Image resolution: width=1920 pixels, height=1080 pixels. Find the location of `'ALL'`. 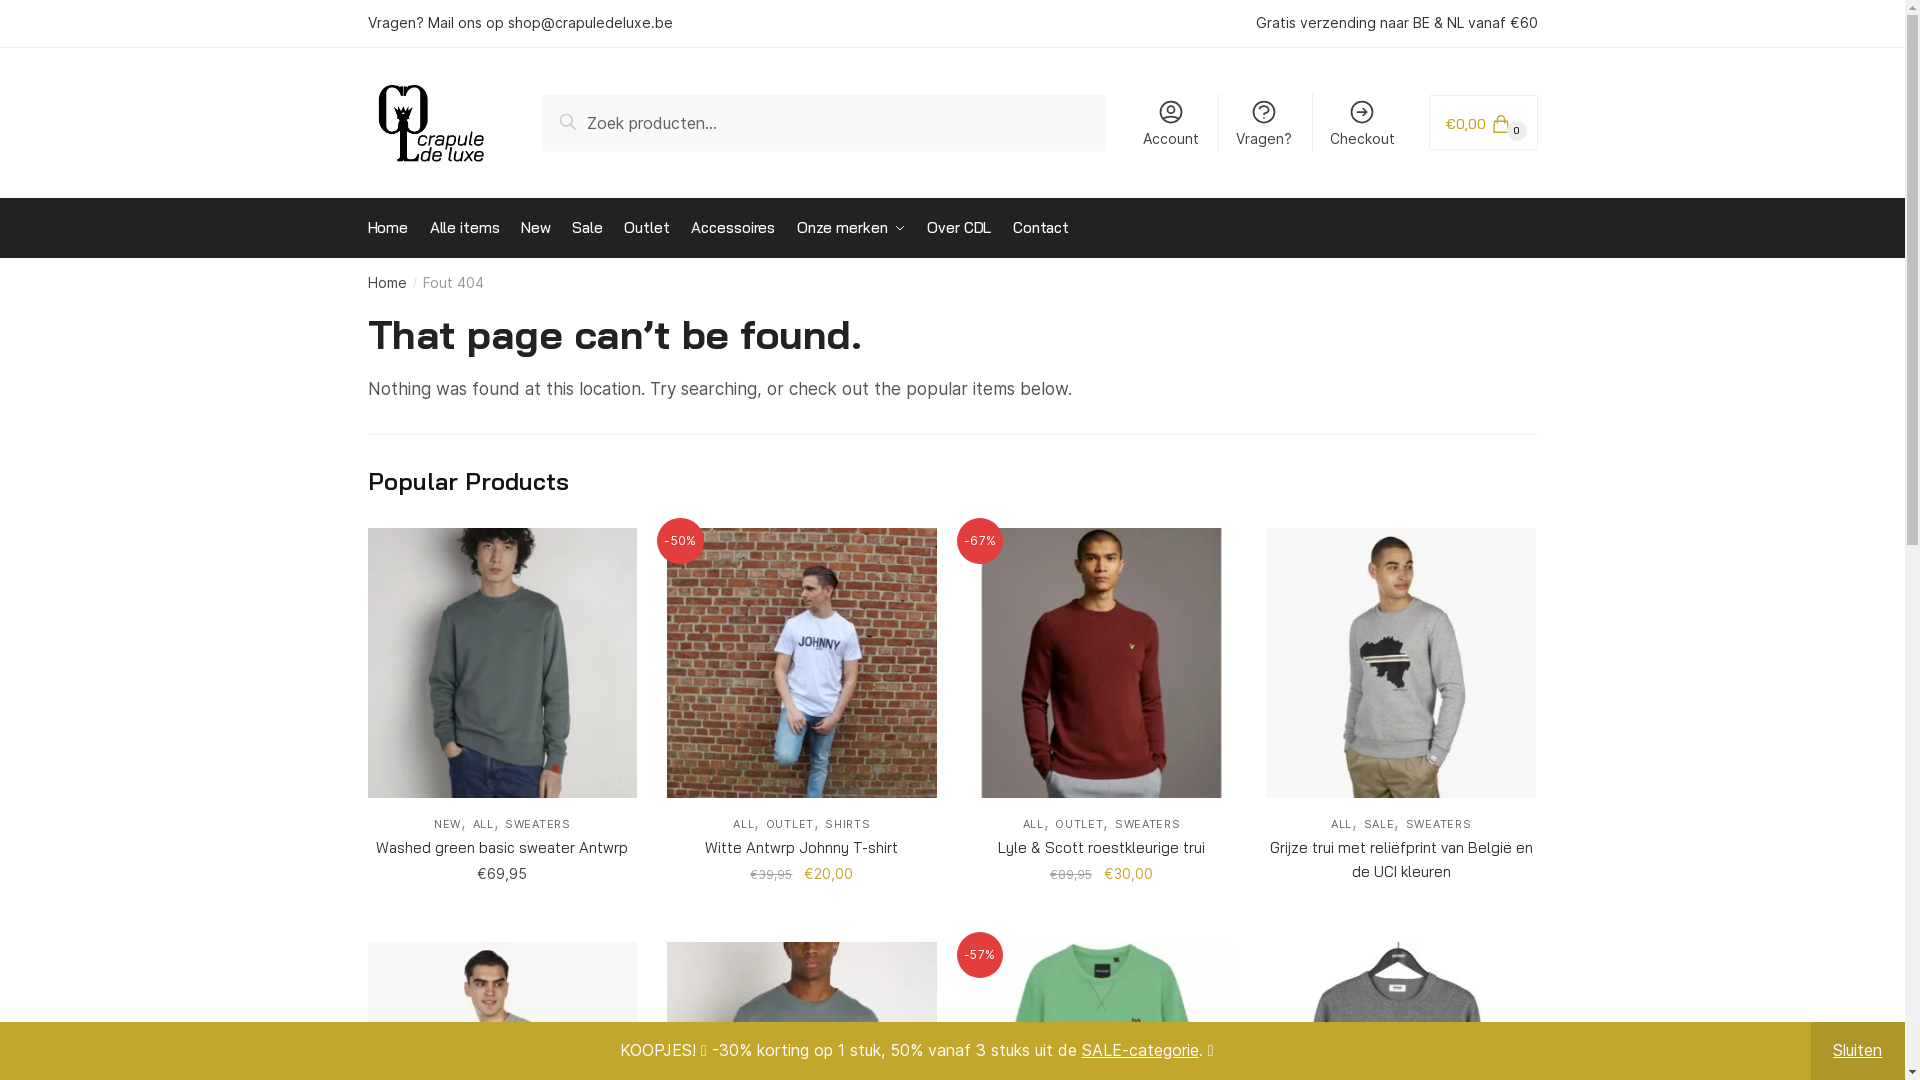

'ALL' is located at coordinates (1022, 824).